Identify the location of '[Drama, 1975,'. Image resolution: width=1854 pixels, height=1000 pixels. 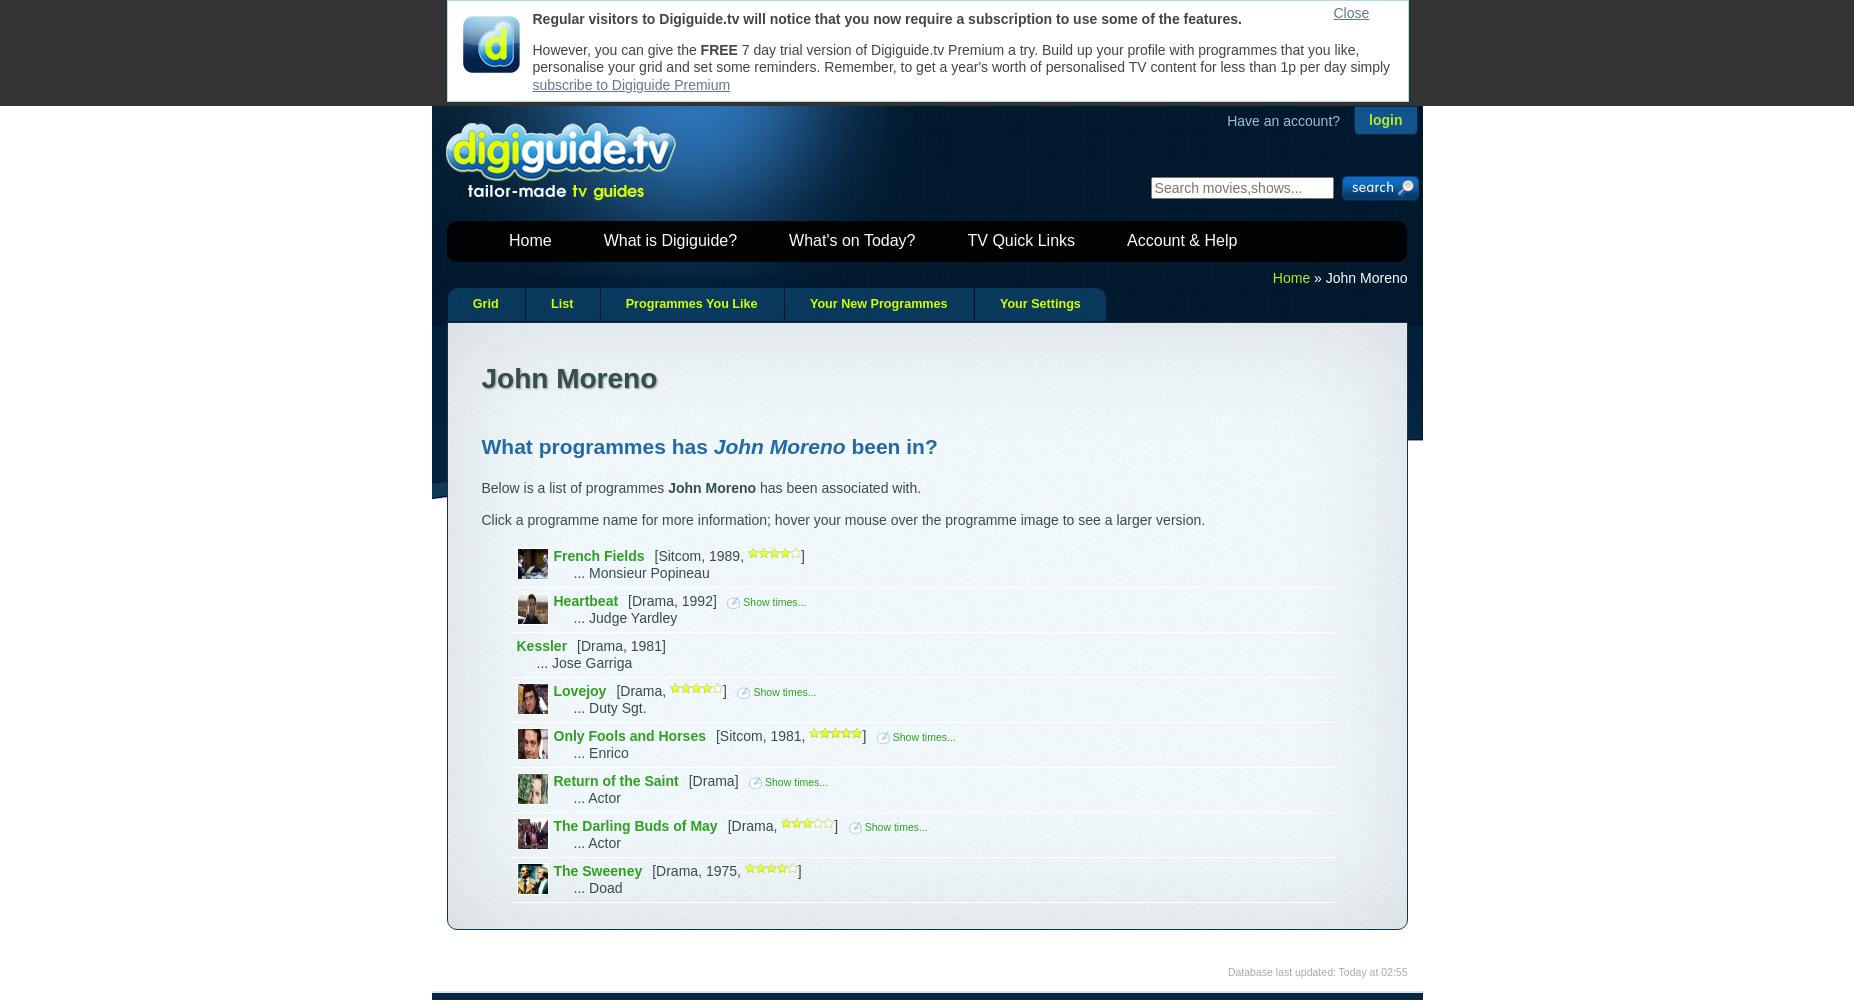
(697, 869).